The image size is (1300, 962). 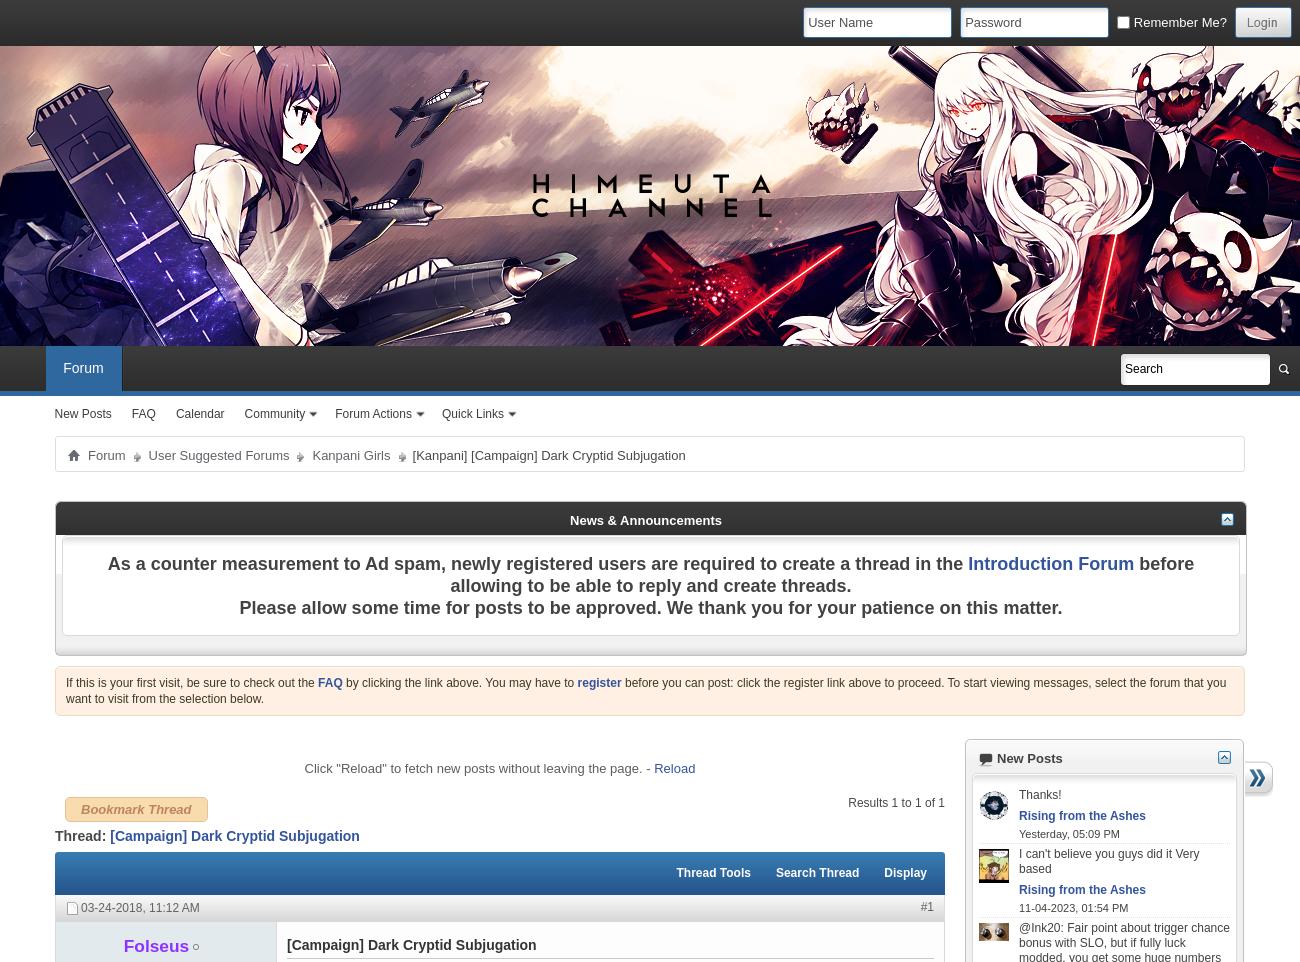 I want to click on '11-04-2023,', so click(x=1017, y=905).